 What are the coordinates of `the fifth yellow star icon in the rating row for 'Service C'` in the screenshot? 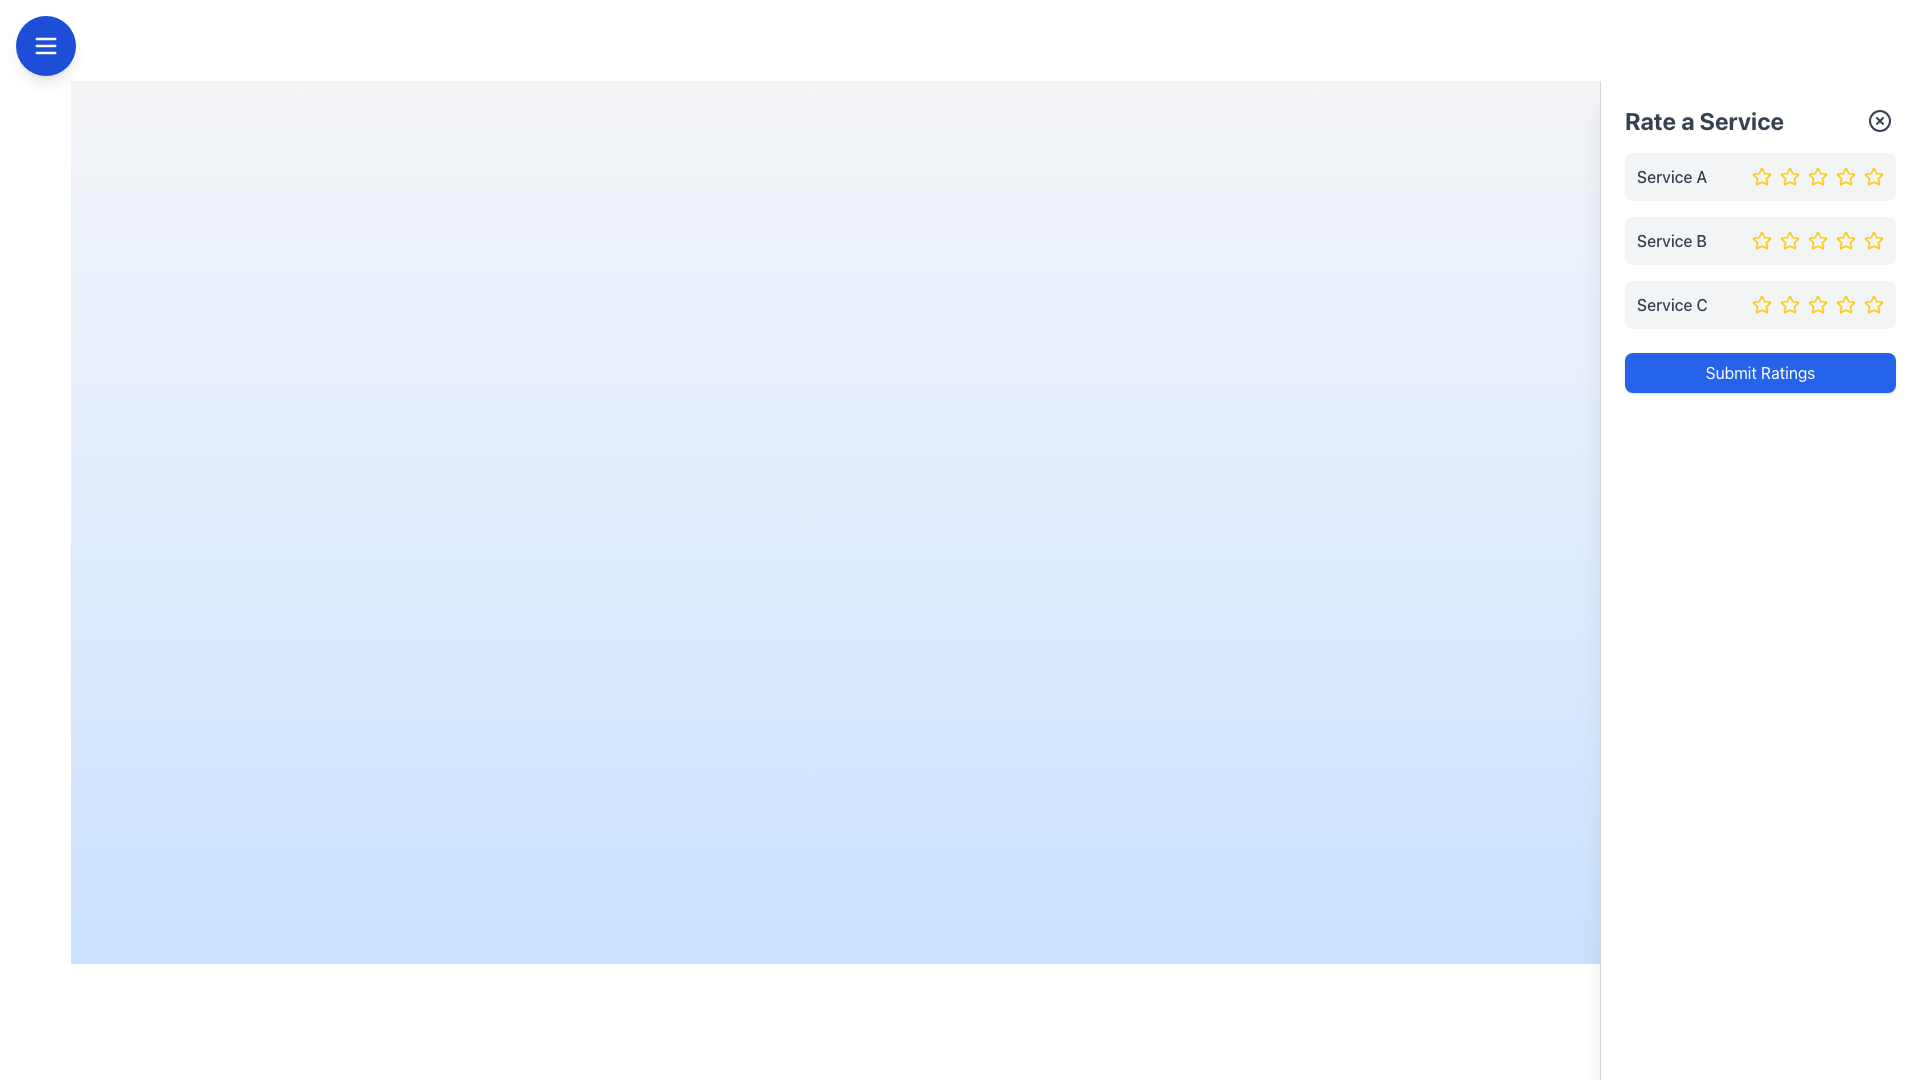 It's located at (1845, 304).